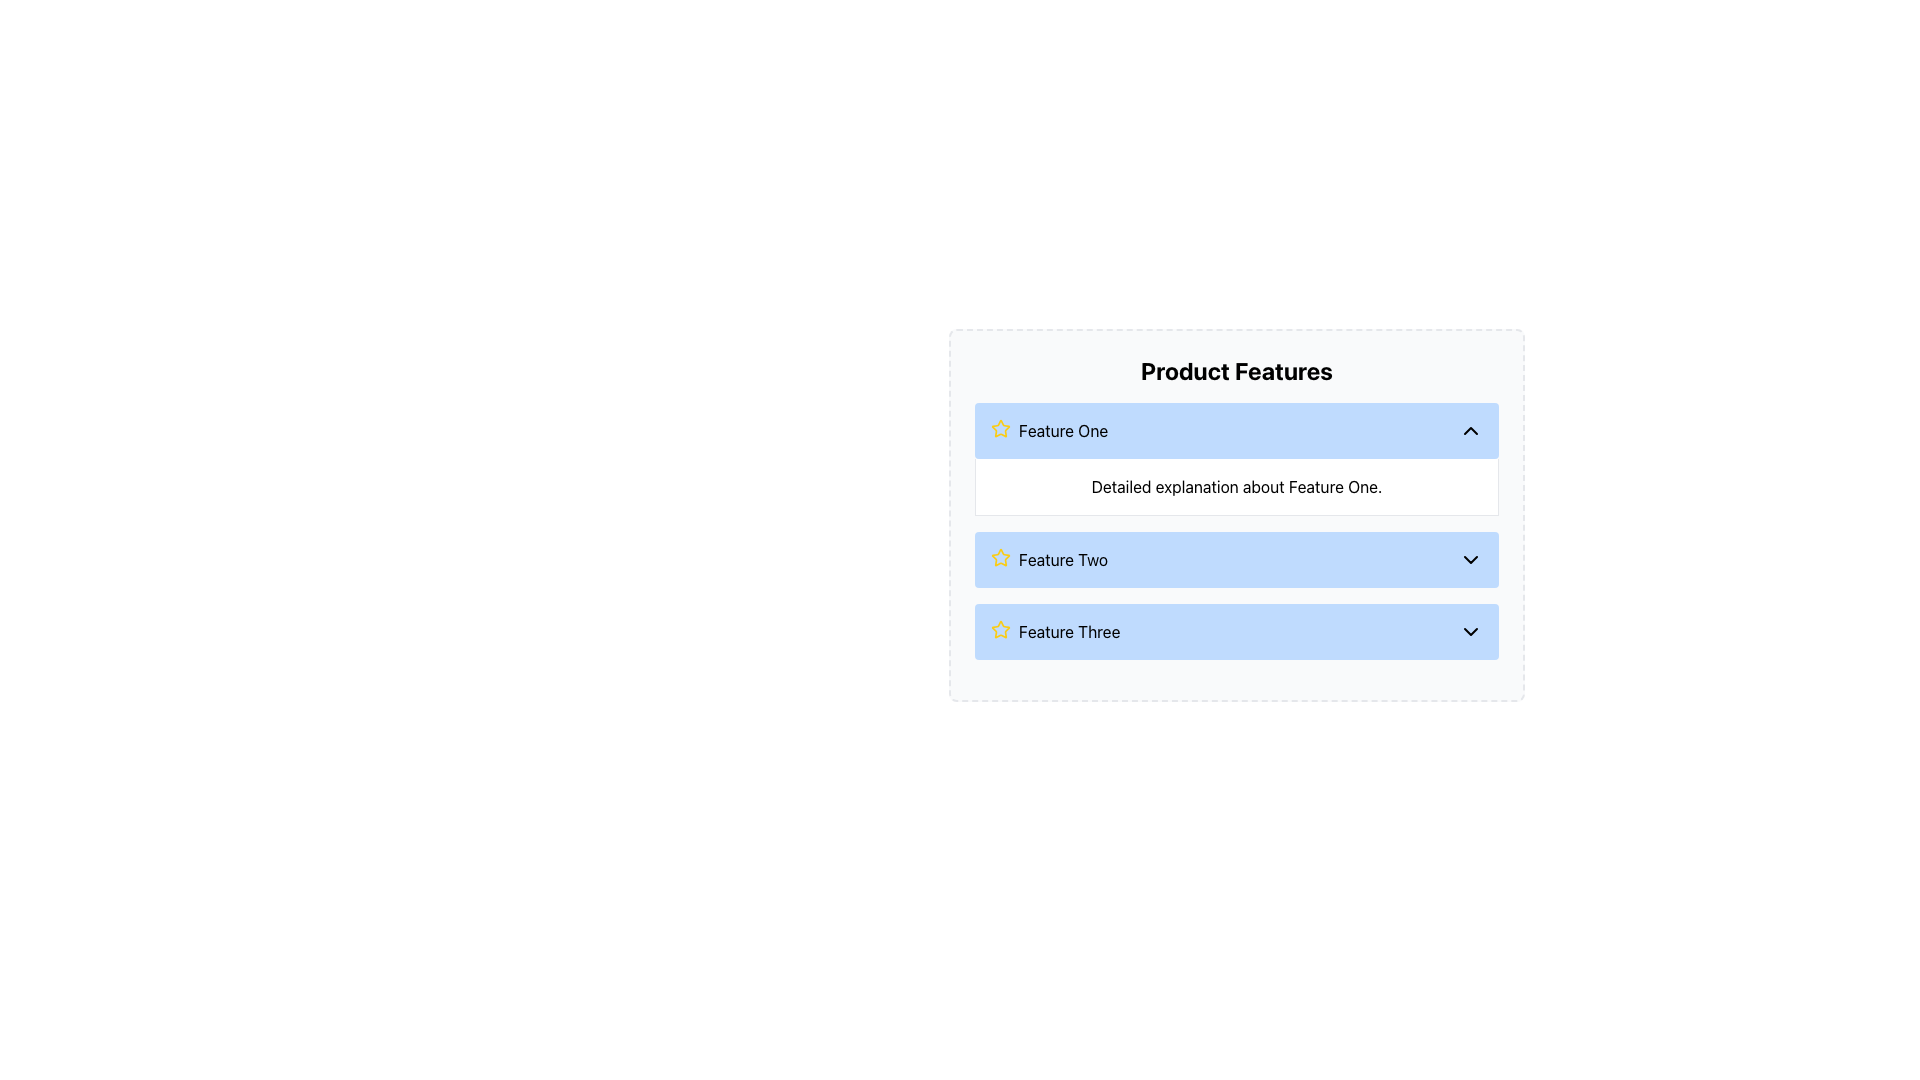 The width and height of the screenshot is (1920, 1080). What do you see at coordinates (1001, 628) in the screenshot?
I see `the star-shaped icon with a hollow interior and yellow border, located to the left of the text 'Feature Three' in the 'Product Features' list` at bounding box center [1001, 628].